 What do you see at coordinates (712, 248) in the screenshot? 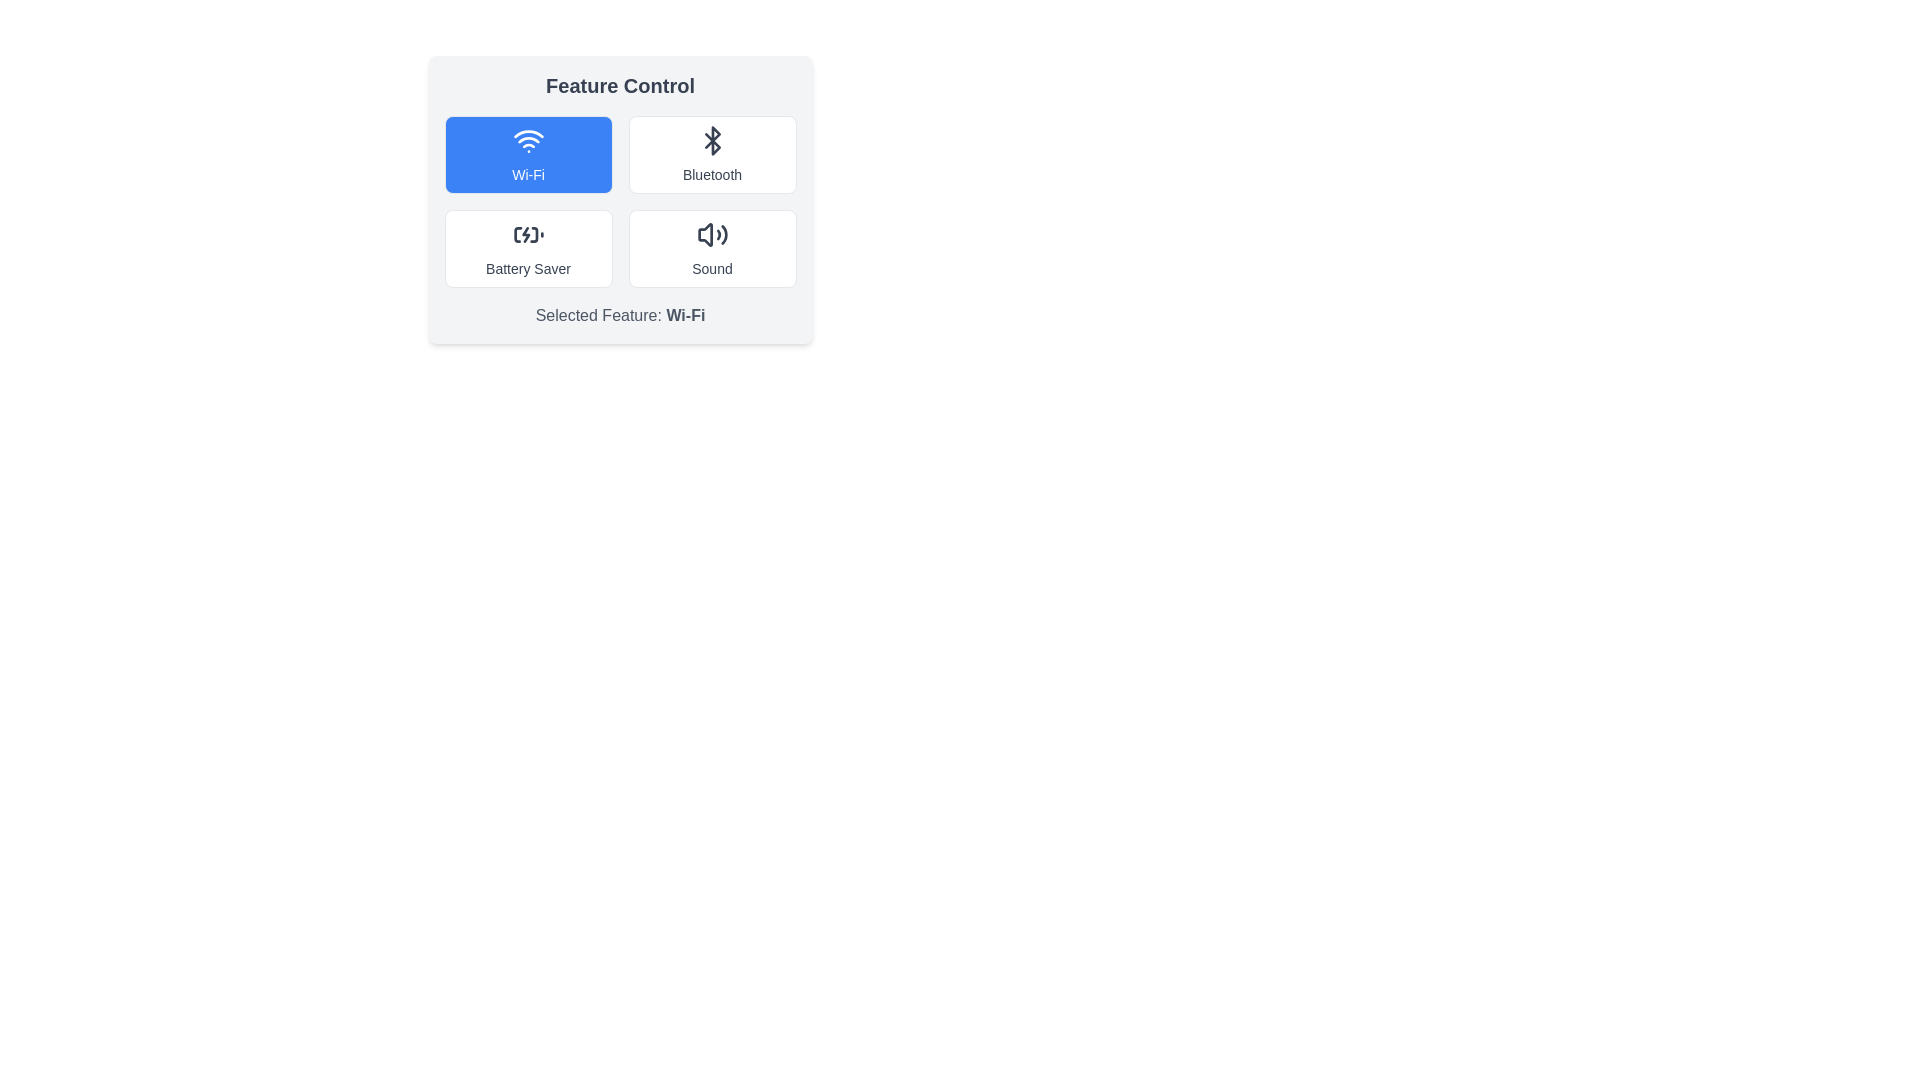
I see `the feature Sound by clicking on its corresponding button` at bounding box center [712, 248].